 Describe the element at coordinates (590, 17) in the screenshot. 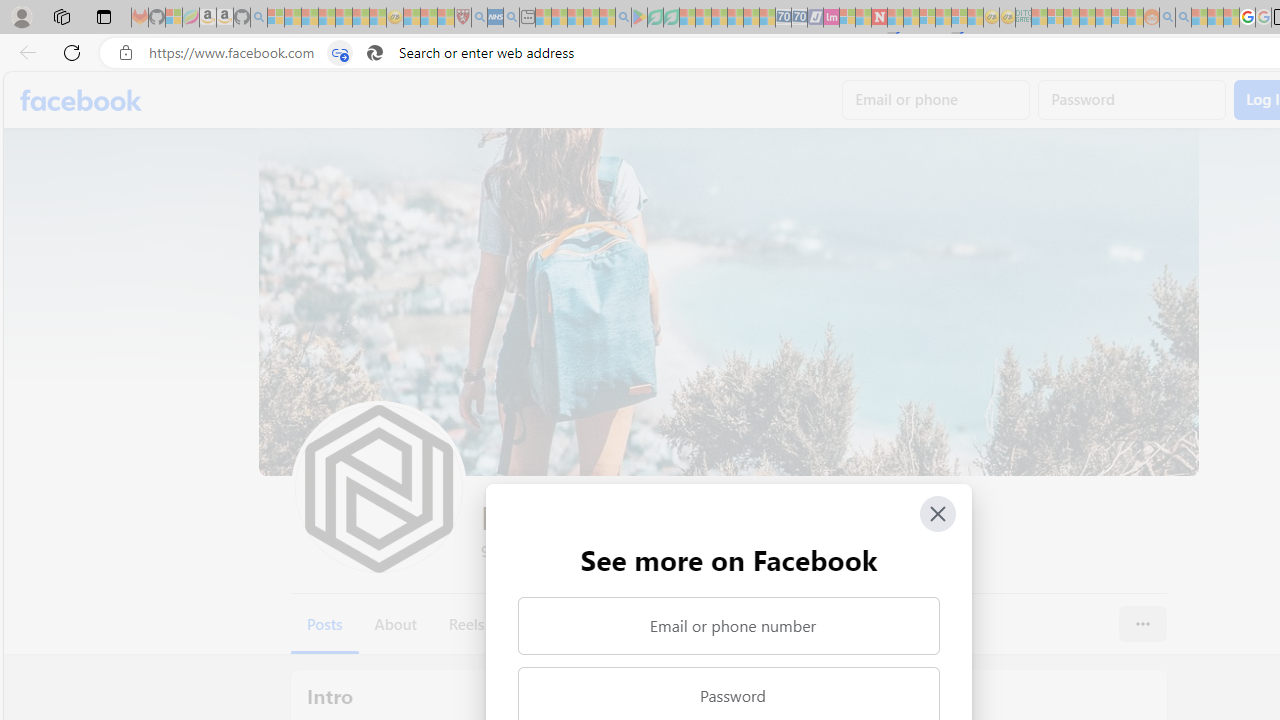

I see `'Pets - MSN - Sleeping'` at that location.